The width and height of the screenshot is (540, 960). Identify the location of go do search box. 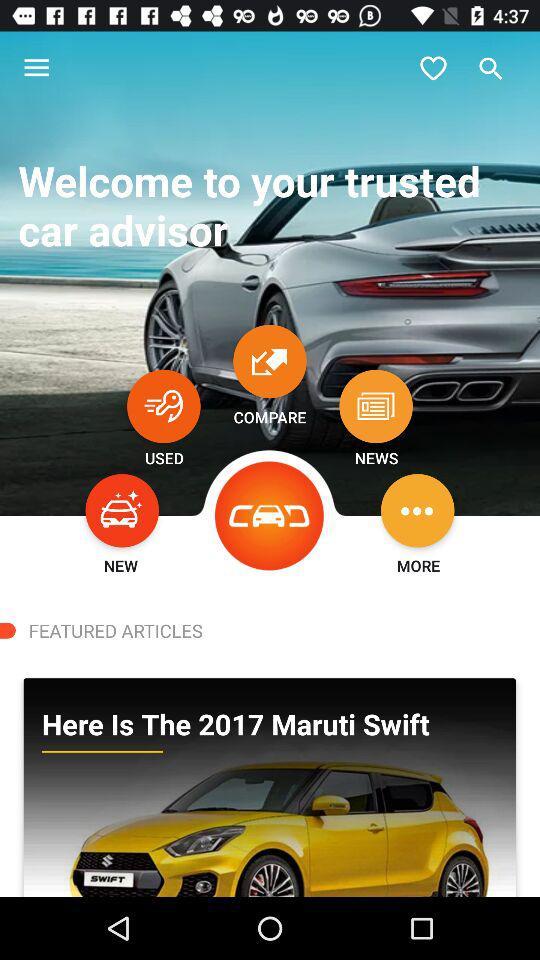
(490, 68).